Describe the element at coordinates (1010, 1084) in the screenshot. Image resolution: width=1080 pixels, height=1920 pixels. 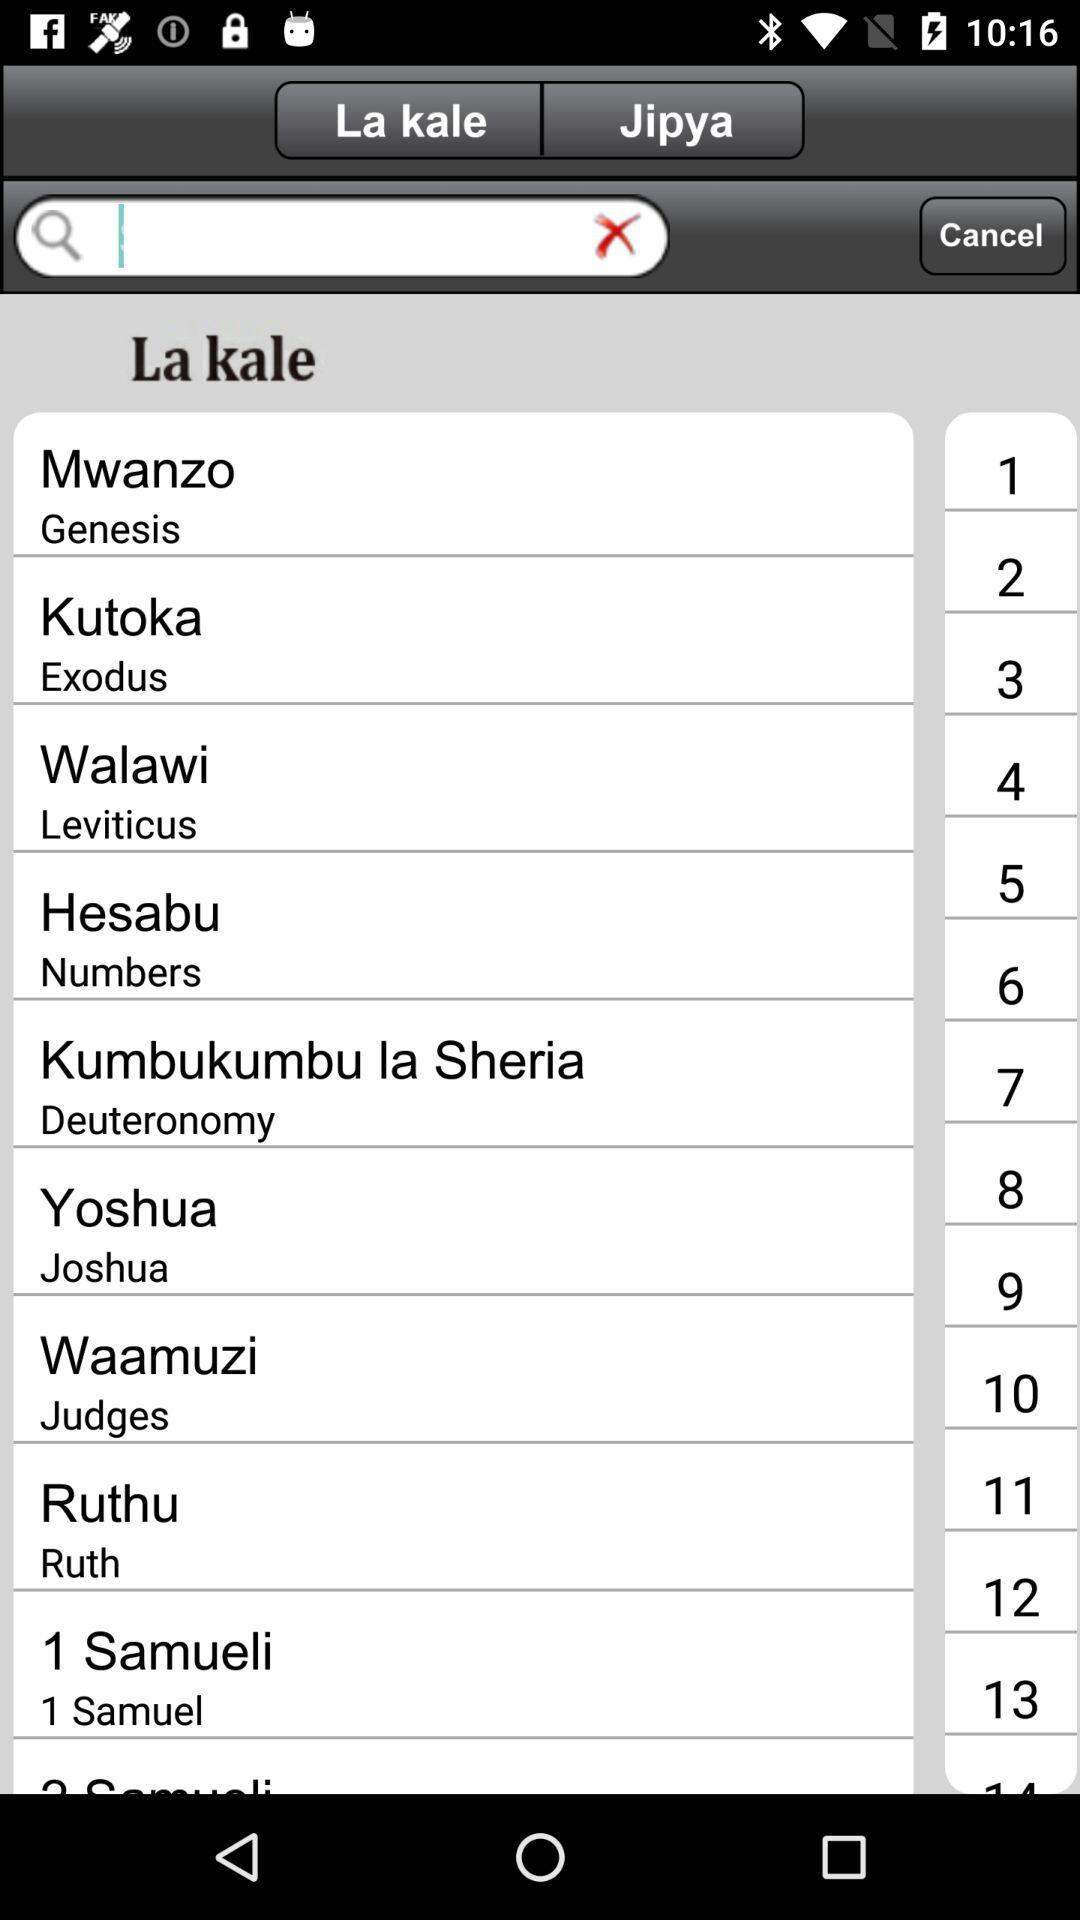
I see `the app next to the kumbukumbu la sheria icon` at that location.